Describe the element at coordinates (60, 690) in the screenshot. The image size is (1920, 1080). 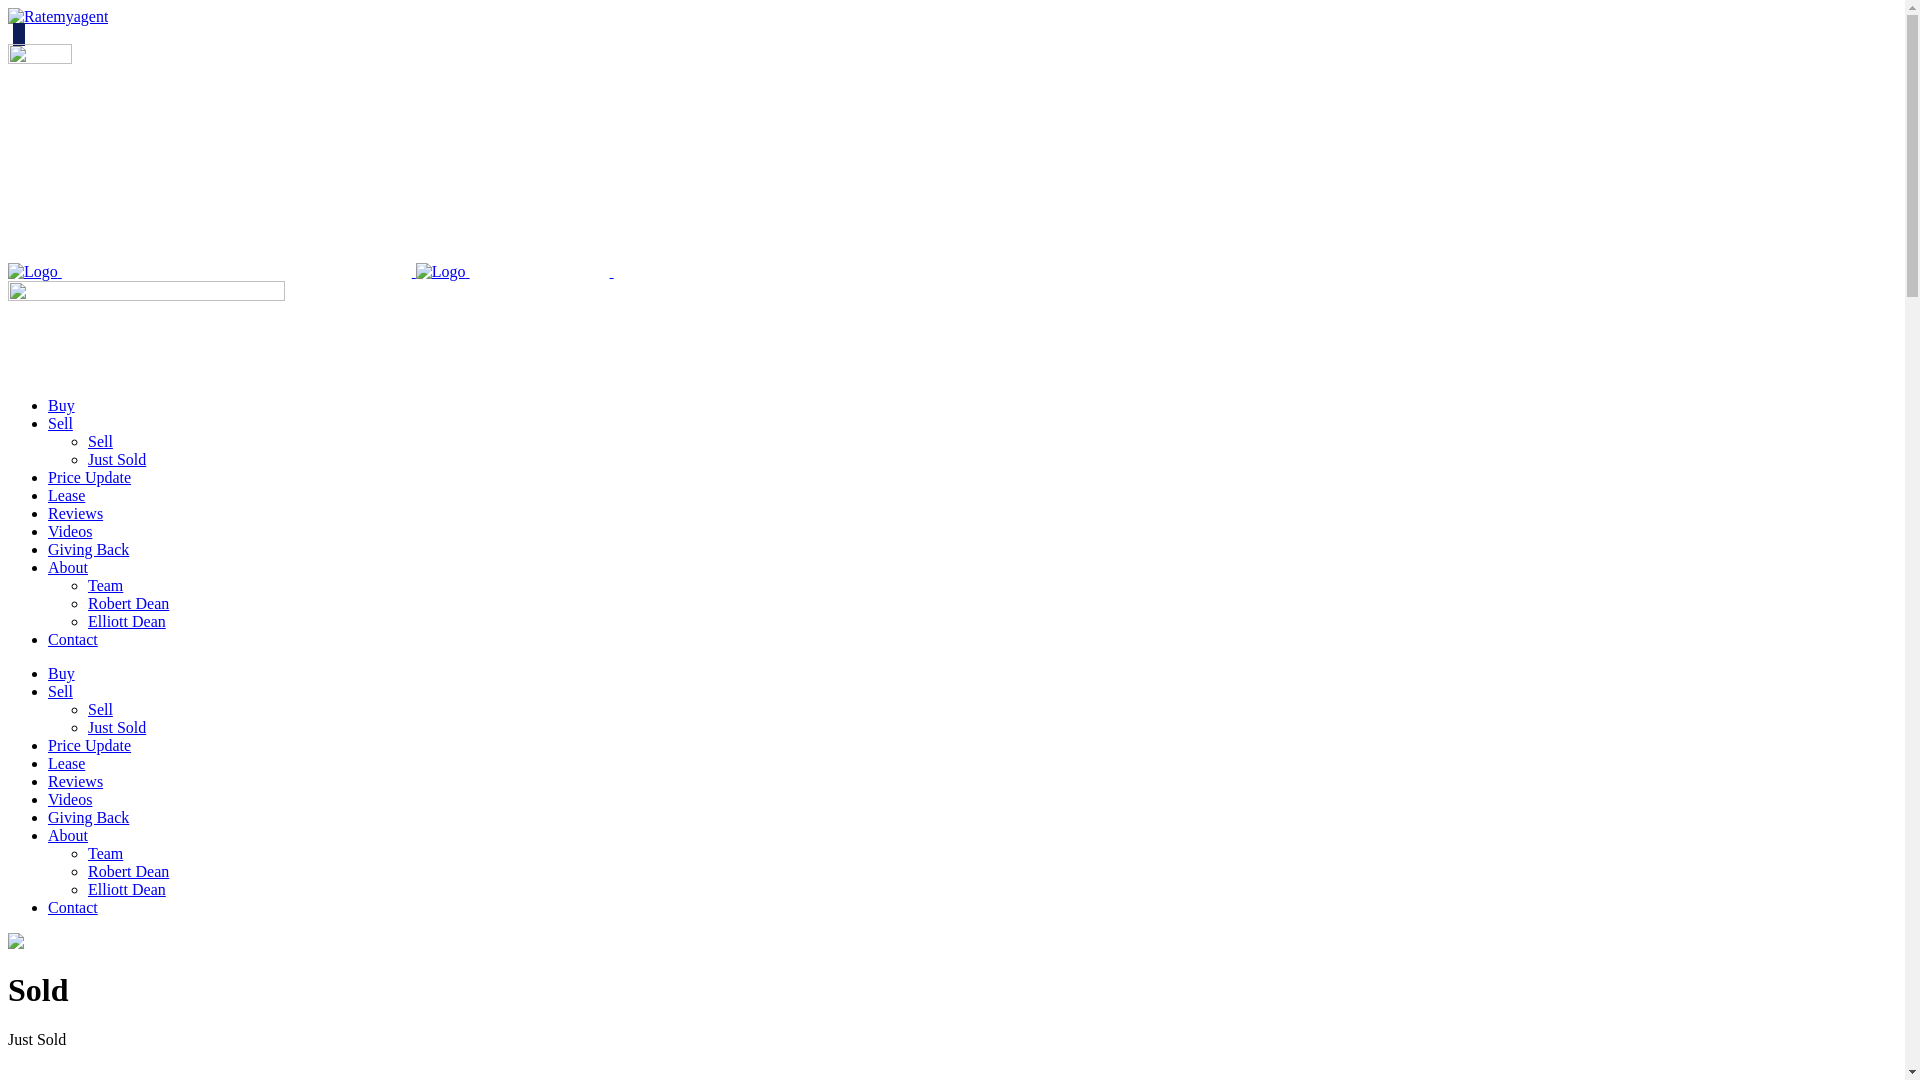
I see `'Sell'` at that location.